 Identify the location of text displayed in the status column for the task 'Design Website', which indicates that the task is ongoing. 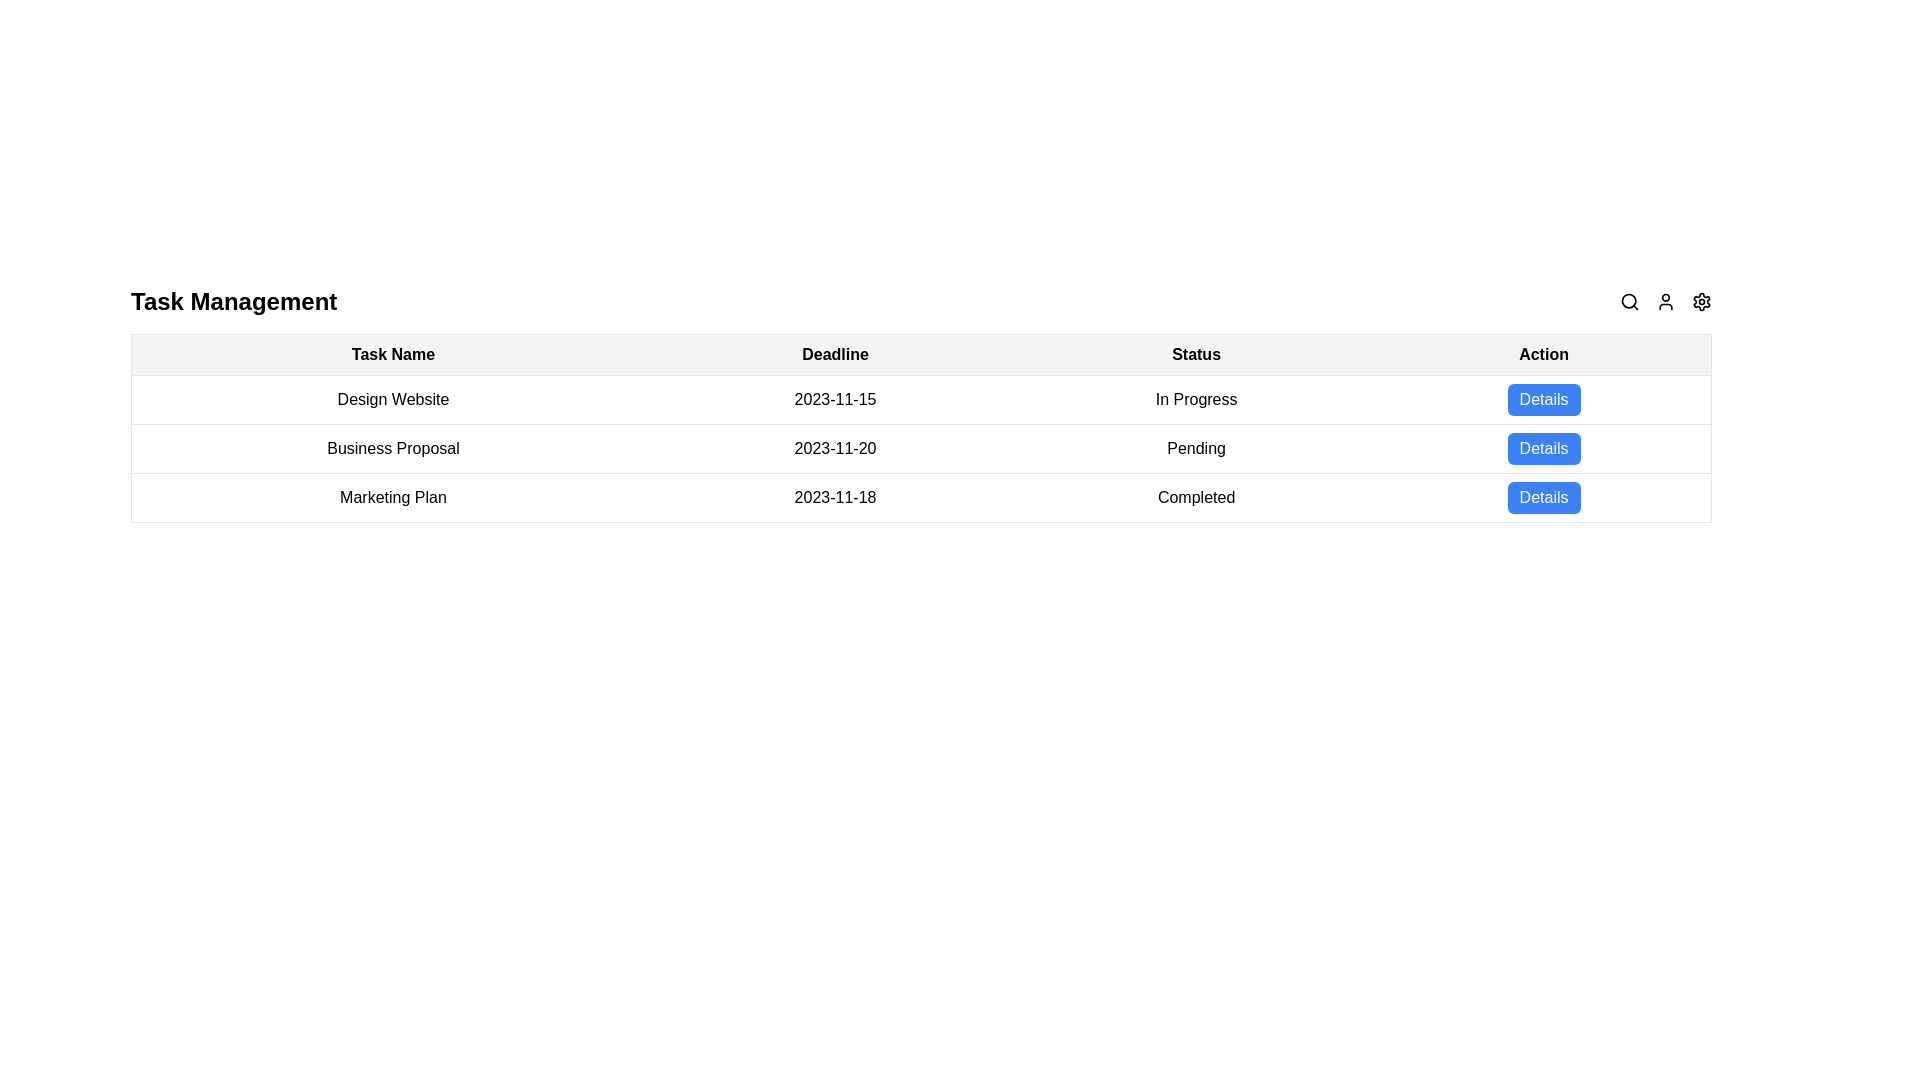
(1196, 400).